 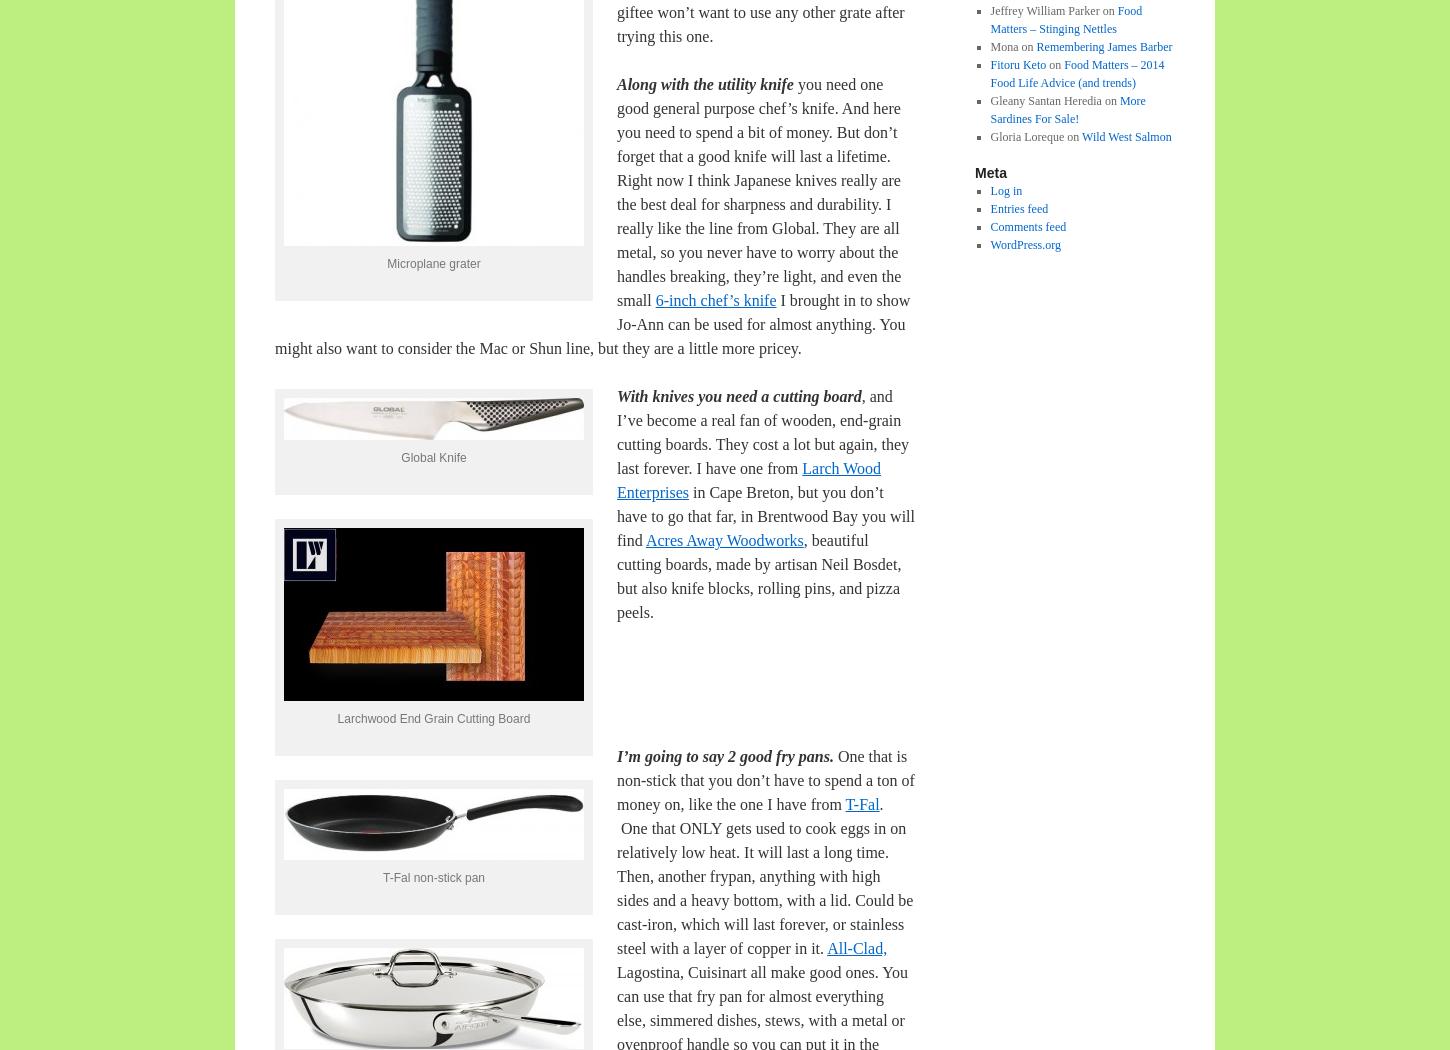 What do you see at coordinates (432, 458) in the screenshot?
I see `'Global Knife'` at bounding box center [432, 458].